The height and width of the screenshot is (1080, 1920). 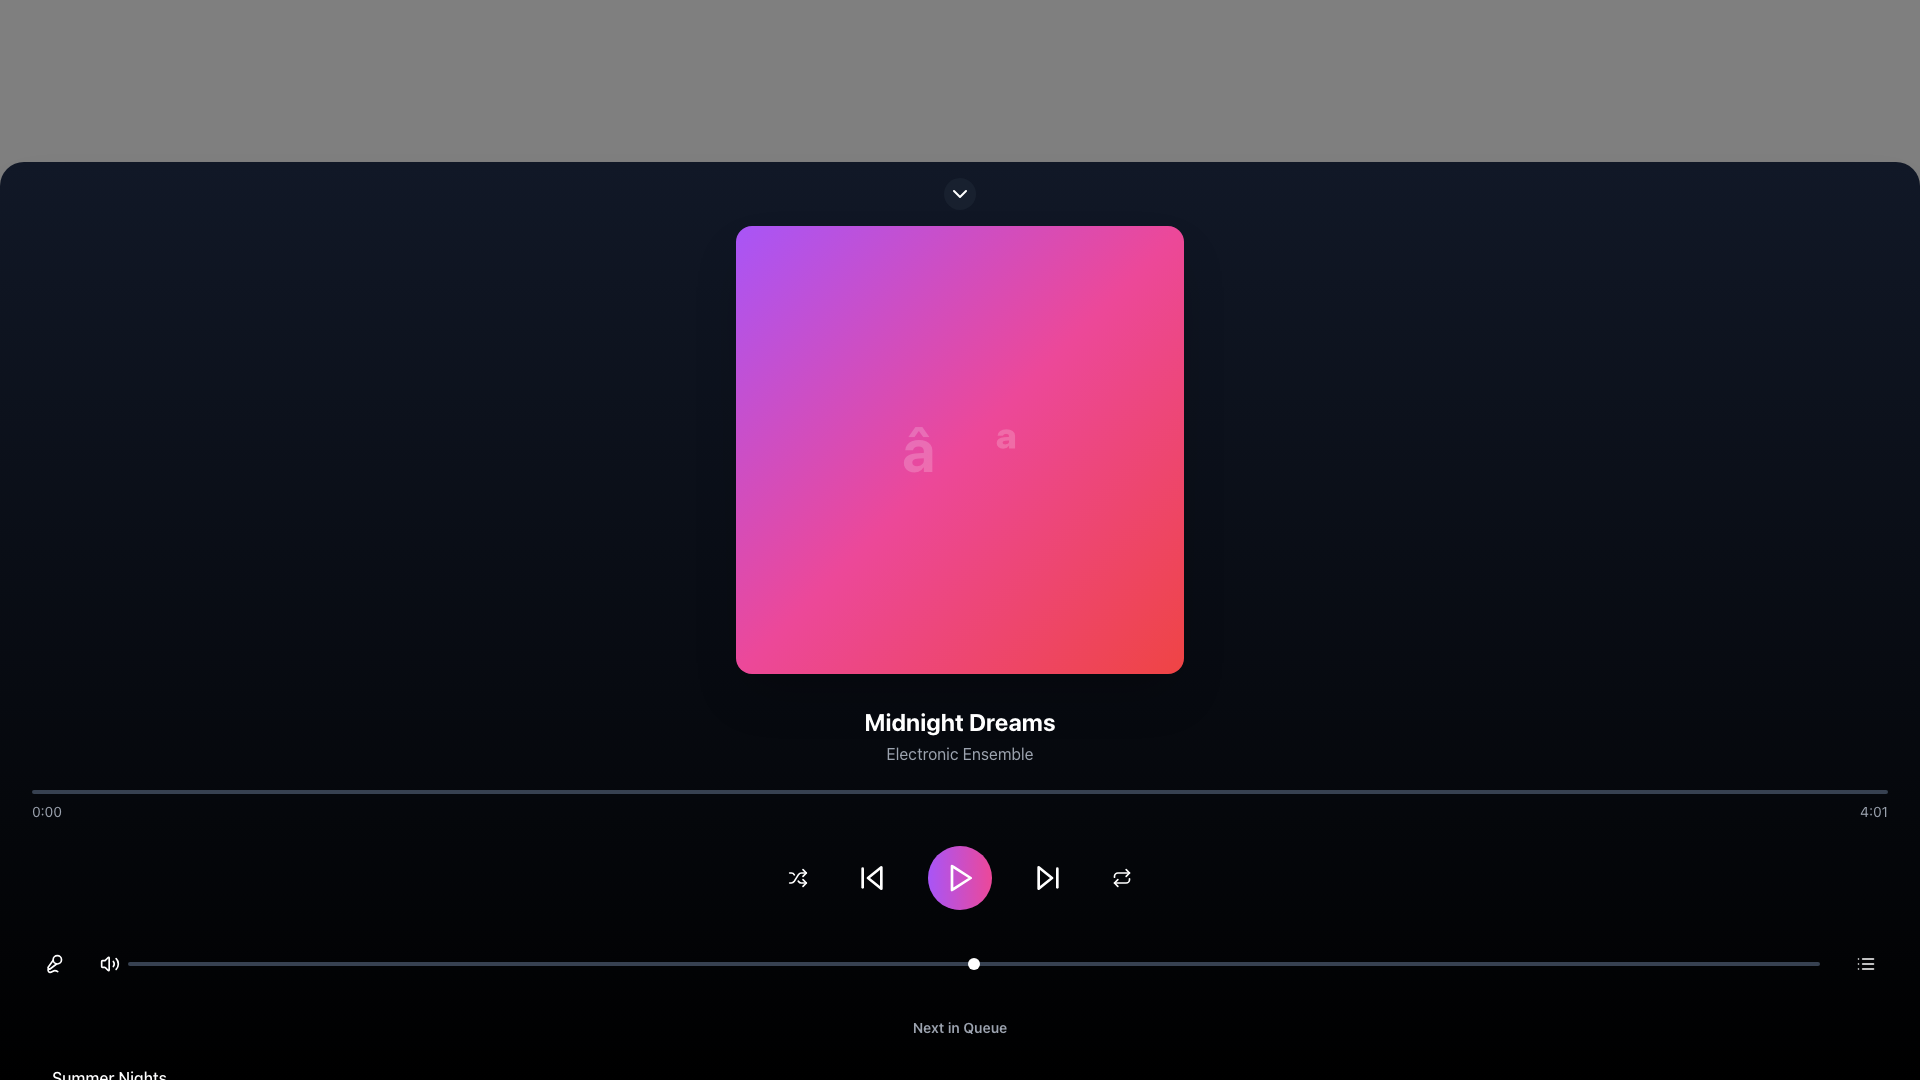 What do you see at coordinates (1194, 963) in the screenshot?
I see `the timeline position` at bounding box center [1194, 963].